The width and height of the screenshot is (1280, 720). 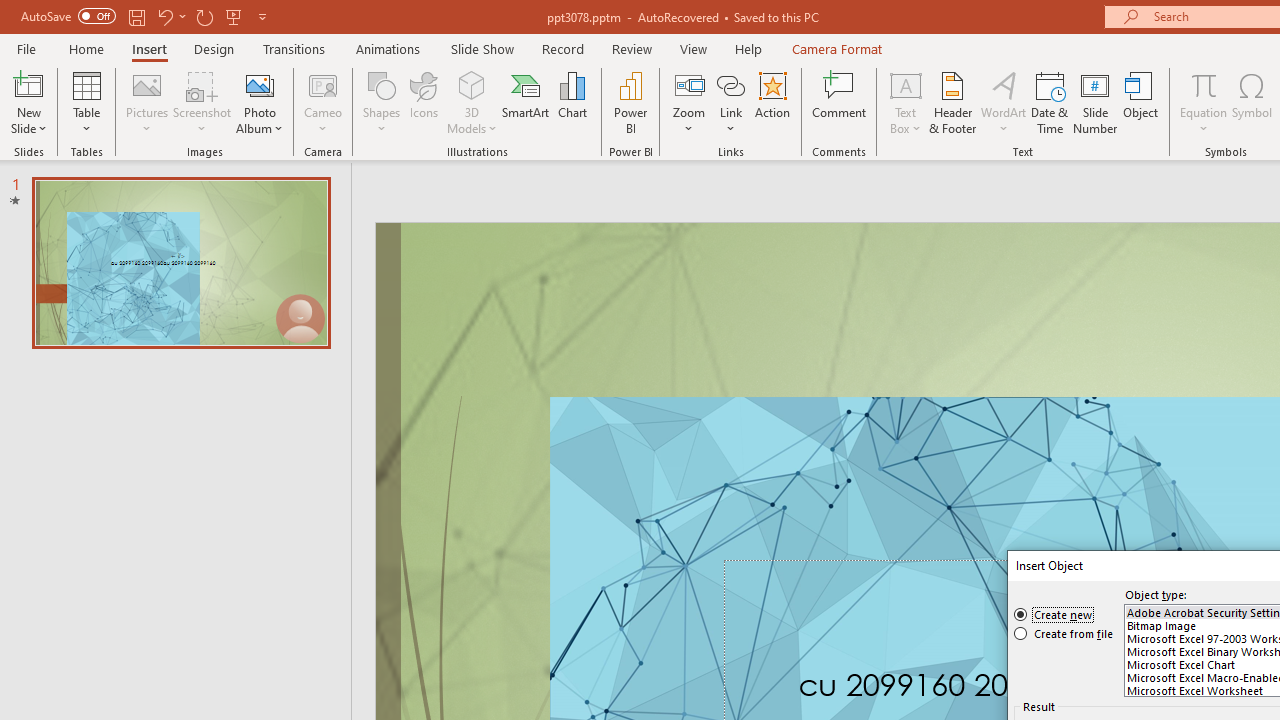 What do you see at coordinates (630, 103) in the screenshot?
I see `'Power BI'` at bounding box center [630, 103].